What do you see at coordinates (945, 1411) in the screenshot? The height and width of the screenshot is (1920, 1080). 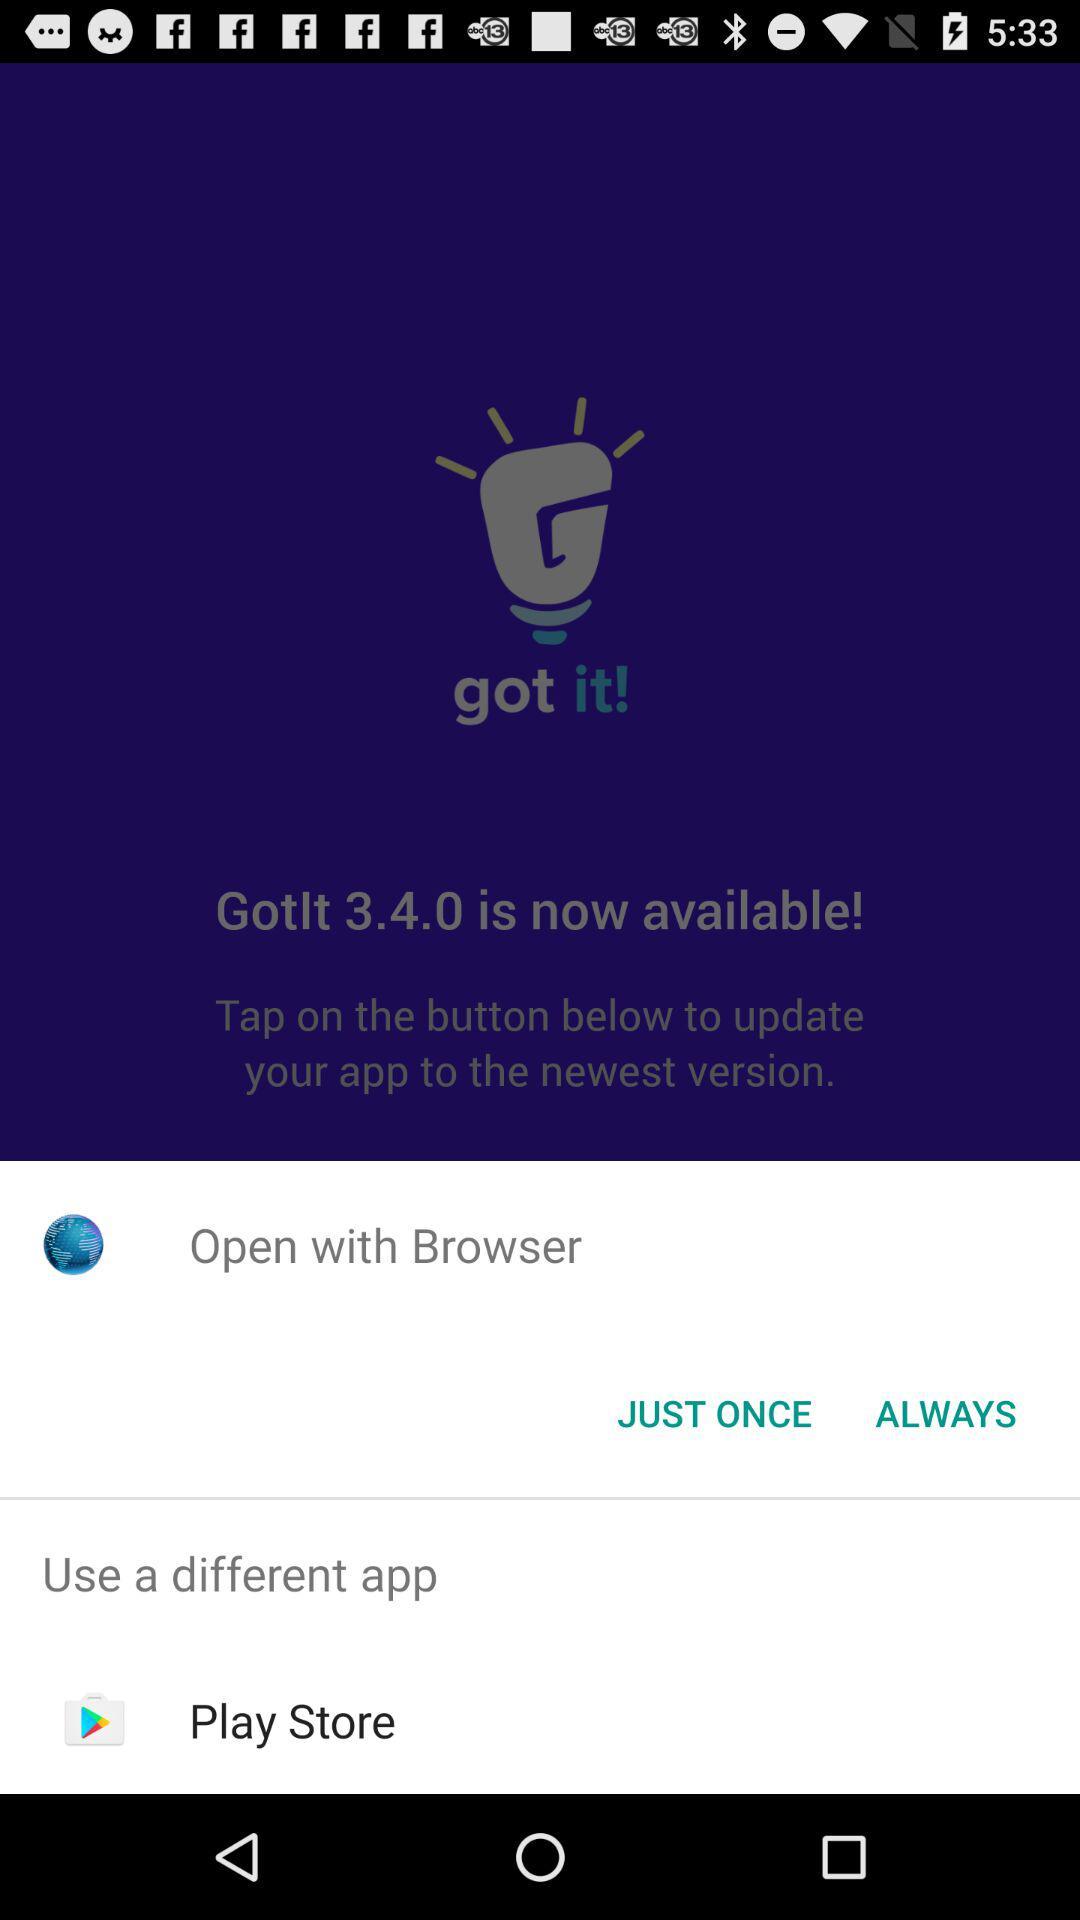 I see `app below open with browser app` at bounding box center [945, 1411].